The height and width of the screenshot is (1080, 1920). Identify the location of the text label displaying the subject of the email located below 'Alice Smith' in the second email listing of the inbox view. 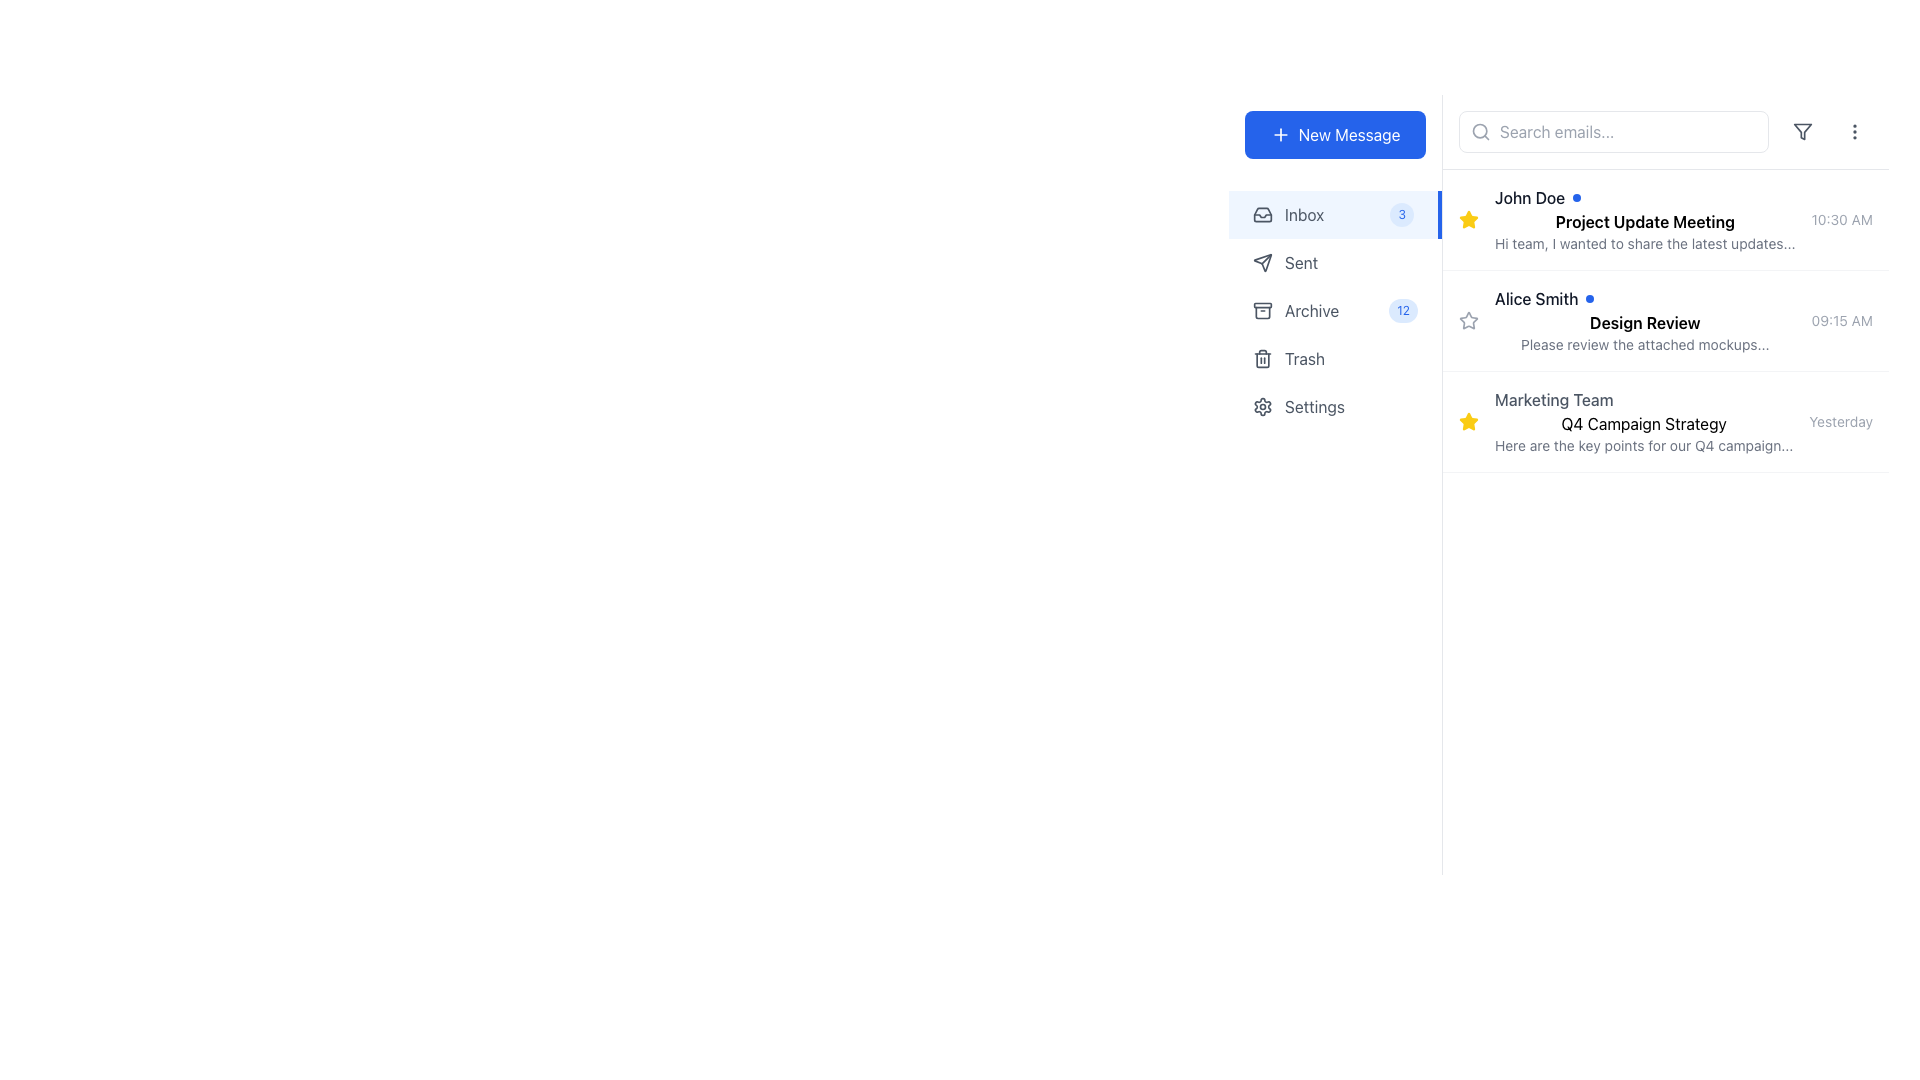
(1645, 322).